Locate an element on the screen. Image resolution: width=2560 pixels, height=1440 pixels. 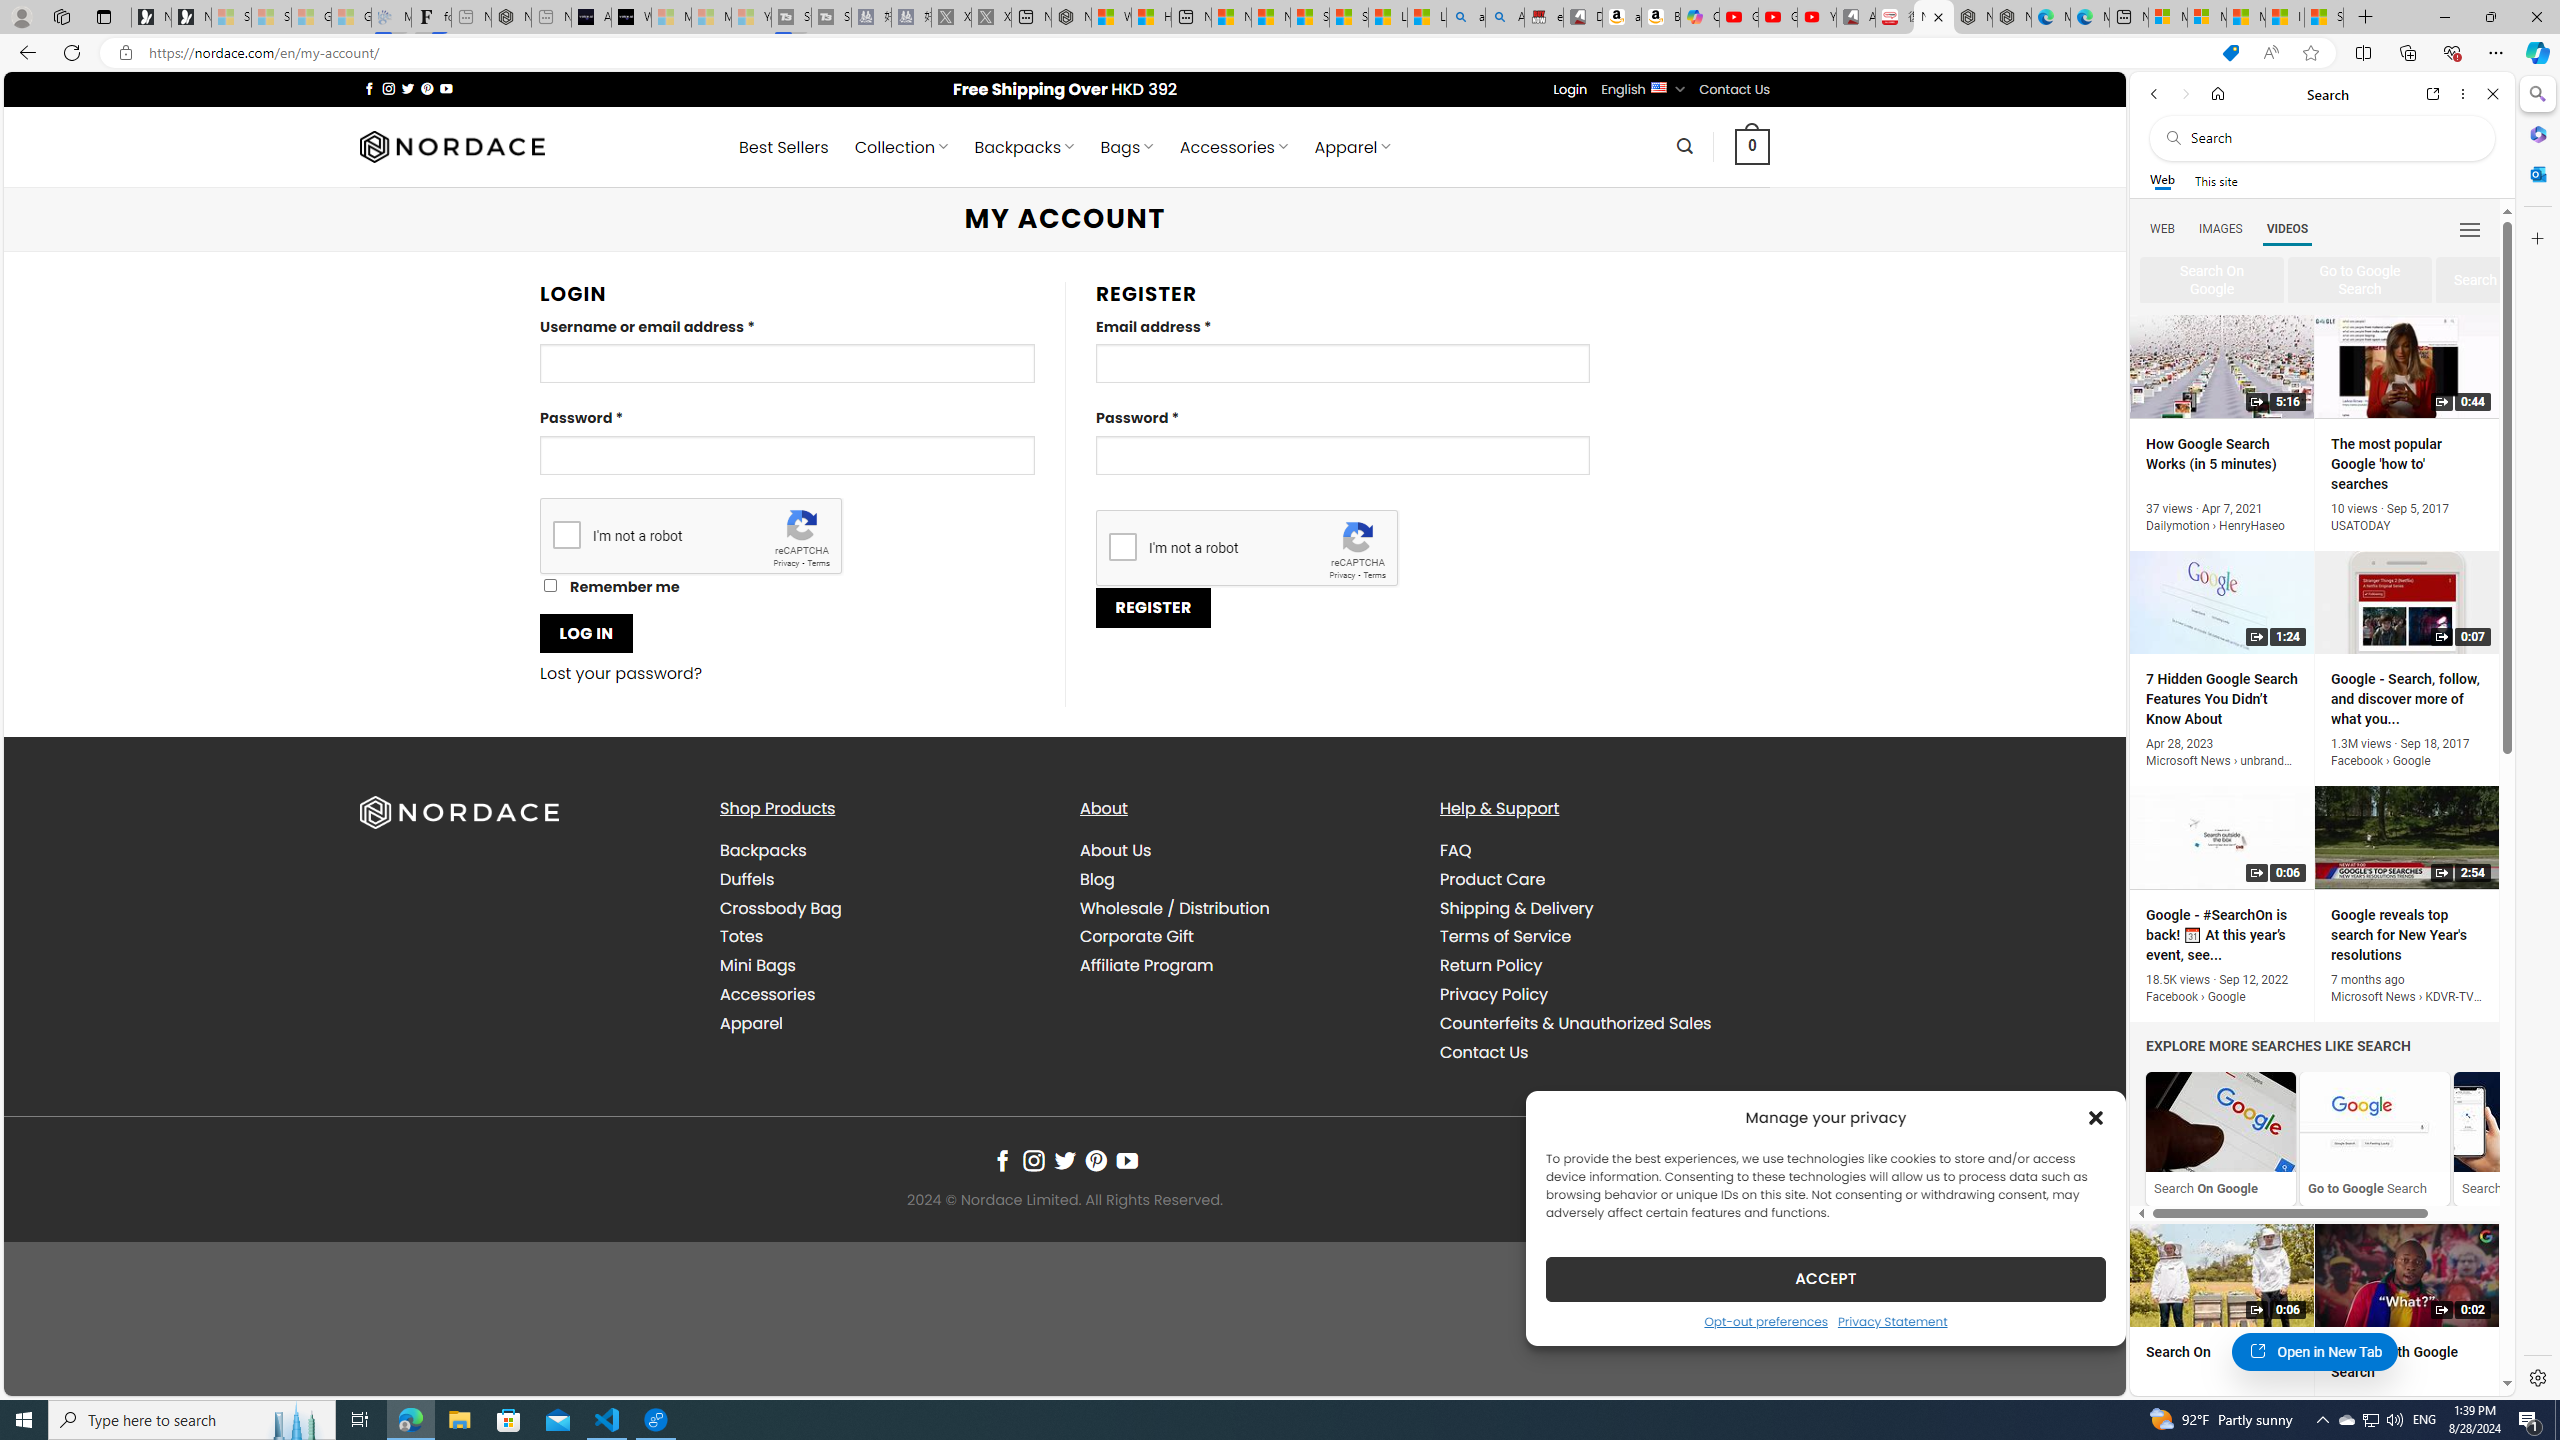
'VIDEOS' is located at coordinates (2286, 227).